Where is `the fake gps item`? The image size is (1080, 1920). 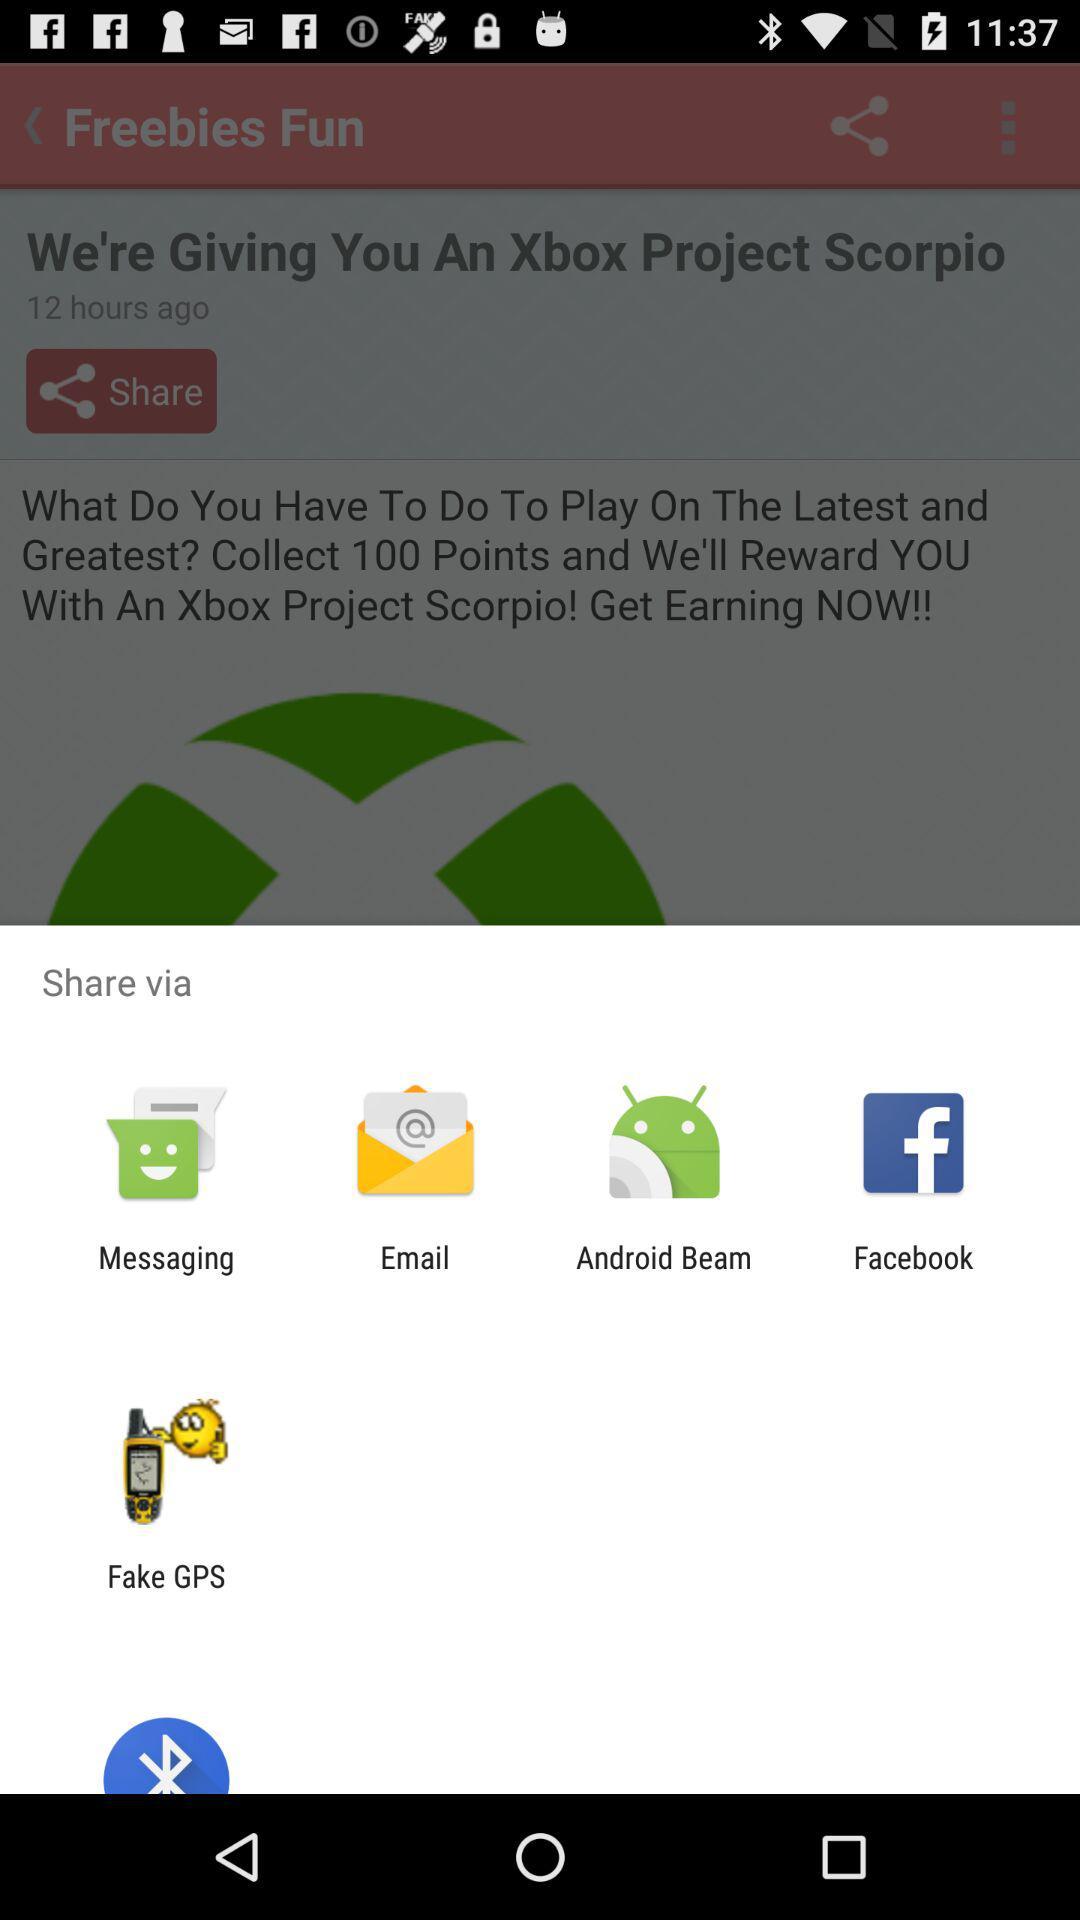 the fake gps item is located at coordinates (165, 1592).